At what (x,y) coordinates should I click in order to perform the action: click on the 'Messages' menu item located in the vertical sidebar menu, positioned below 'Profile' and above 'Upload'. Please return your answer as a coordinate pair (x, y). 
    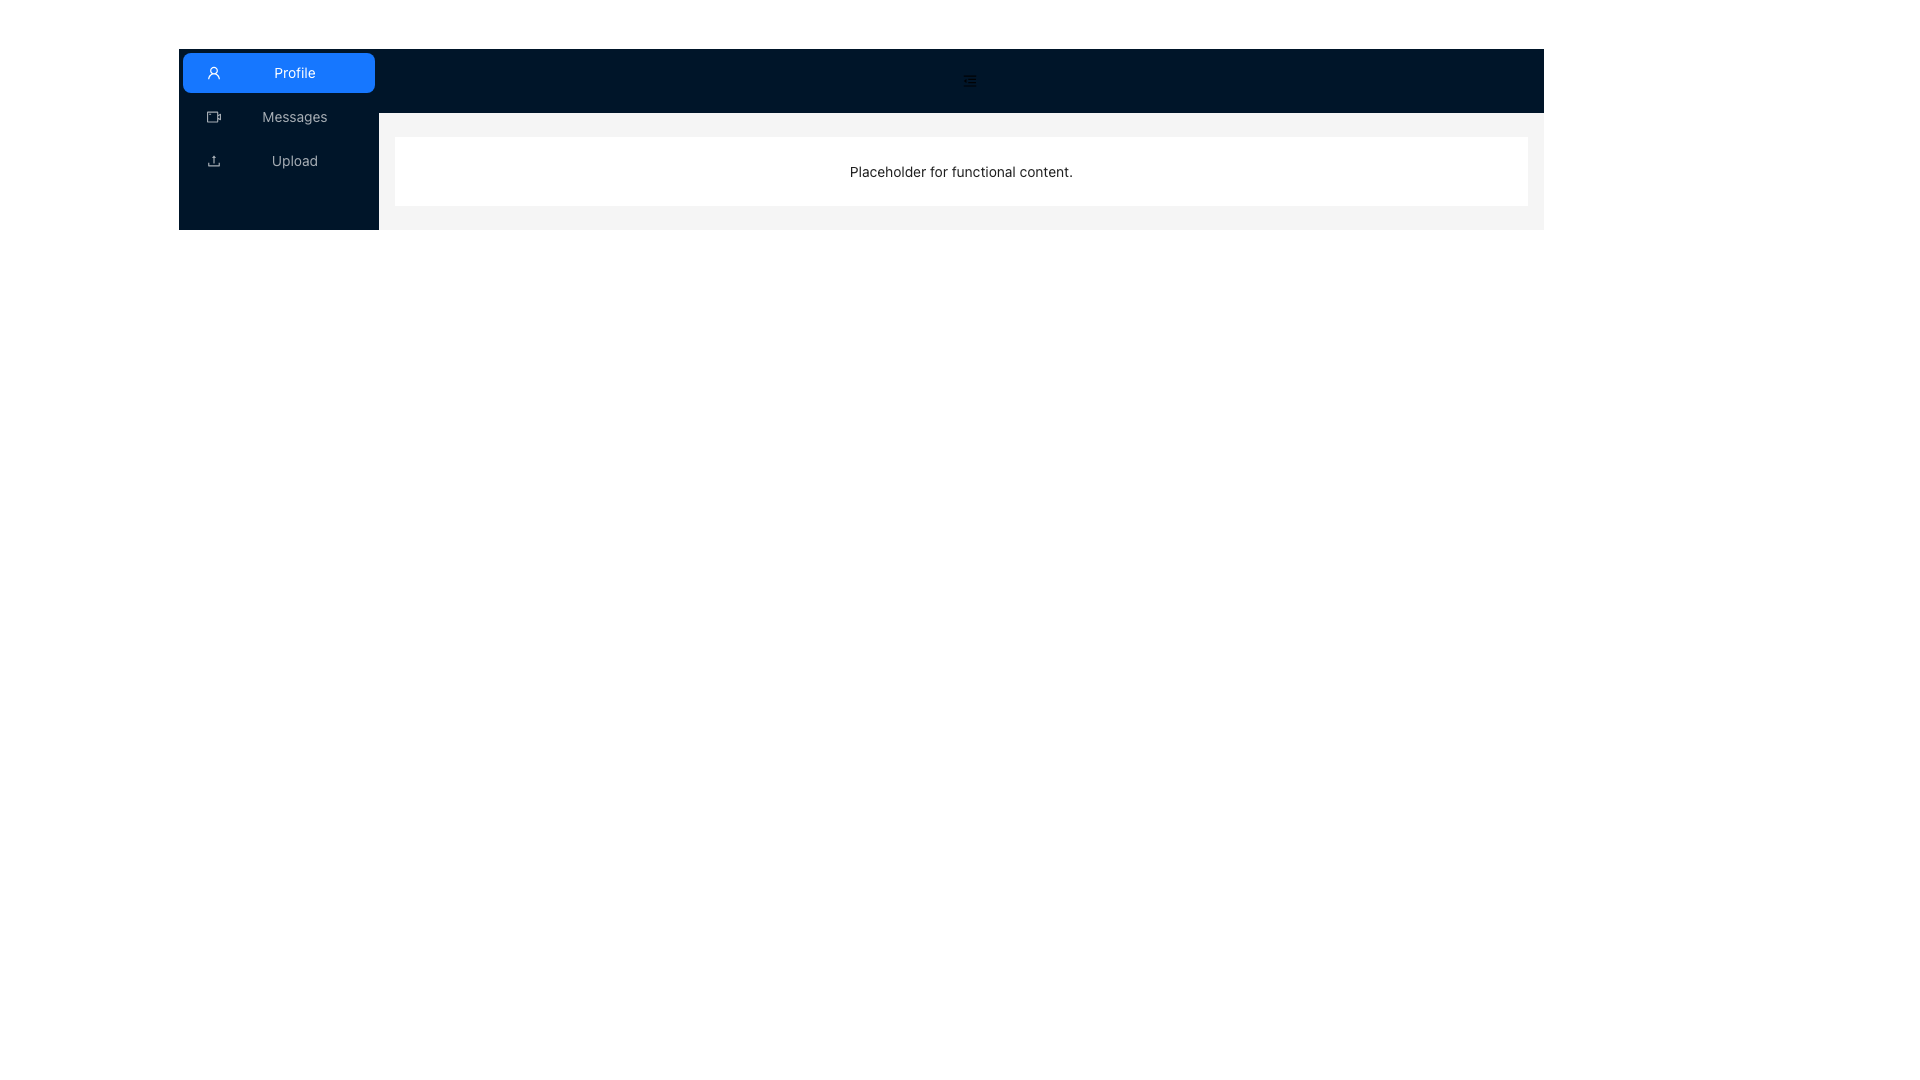
    Looking at the image, I should click on (277, 116).